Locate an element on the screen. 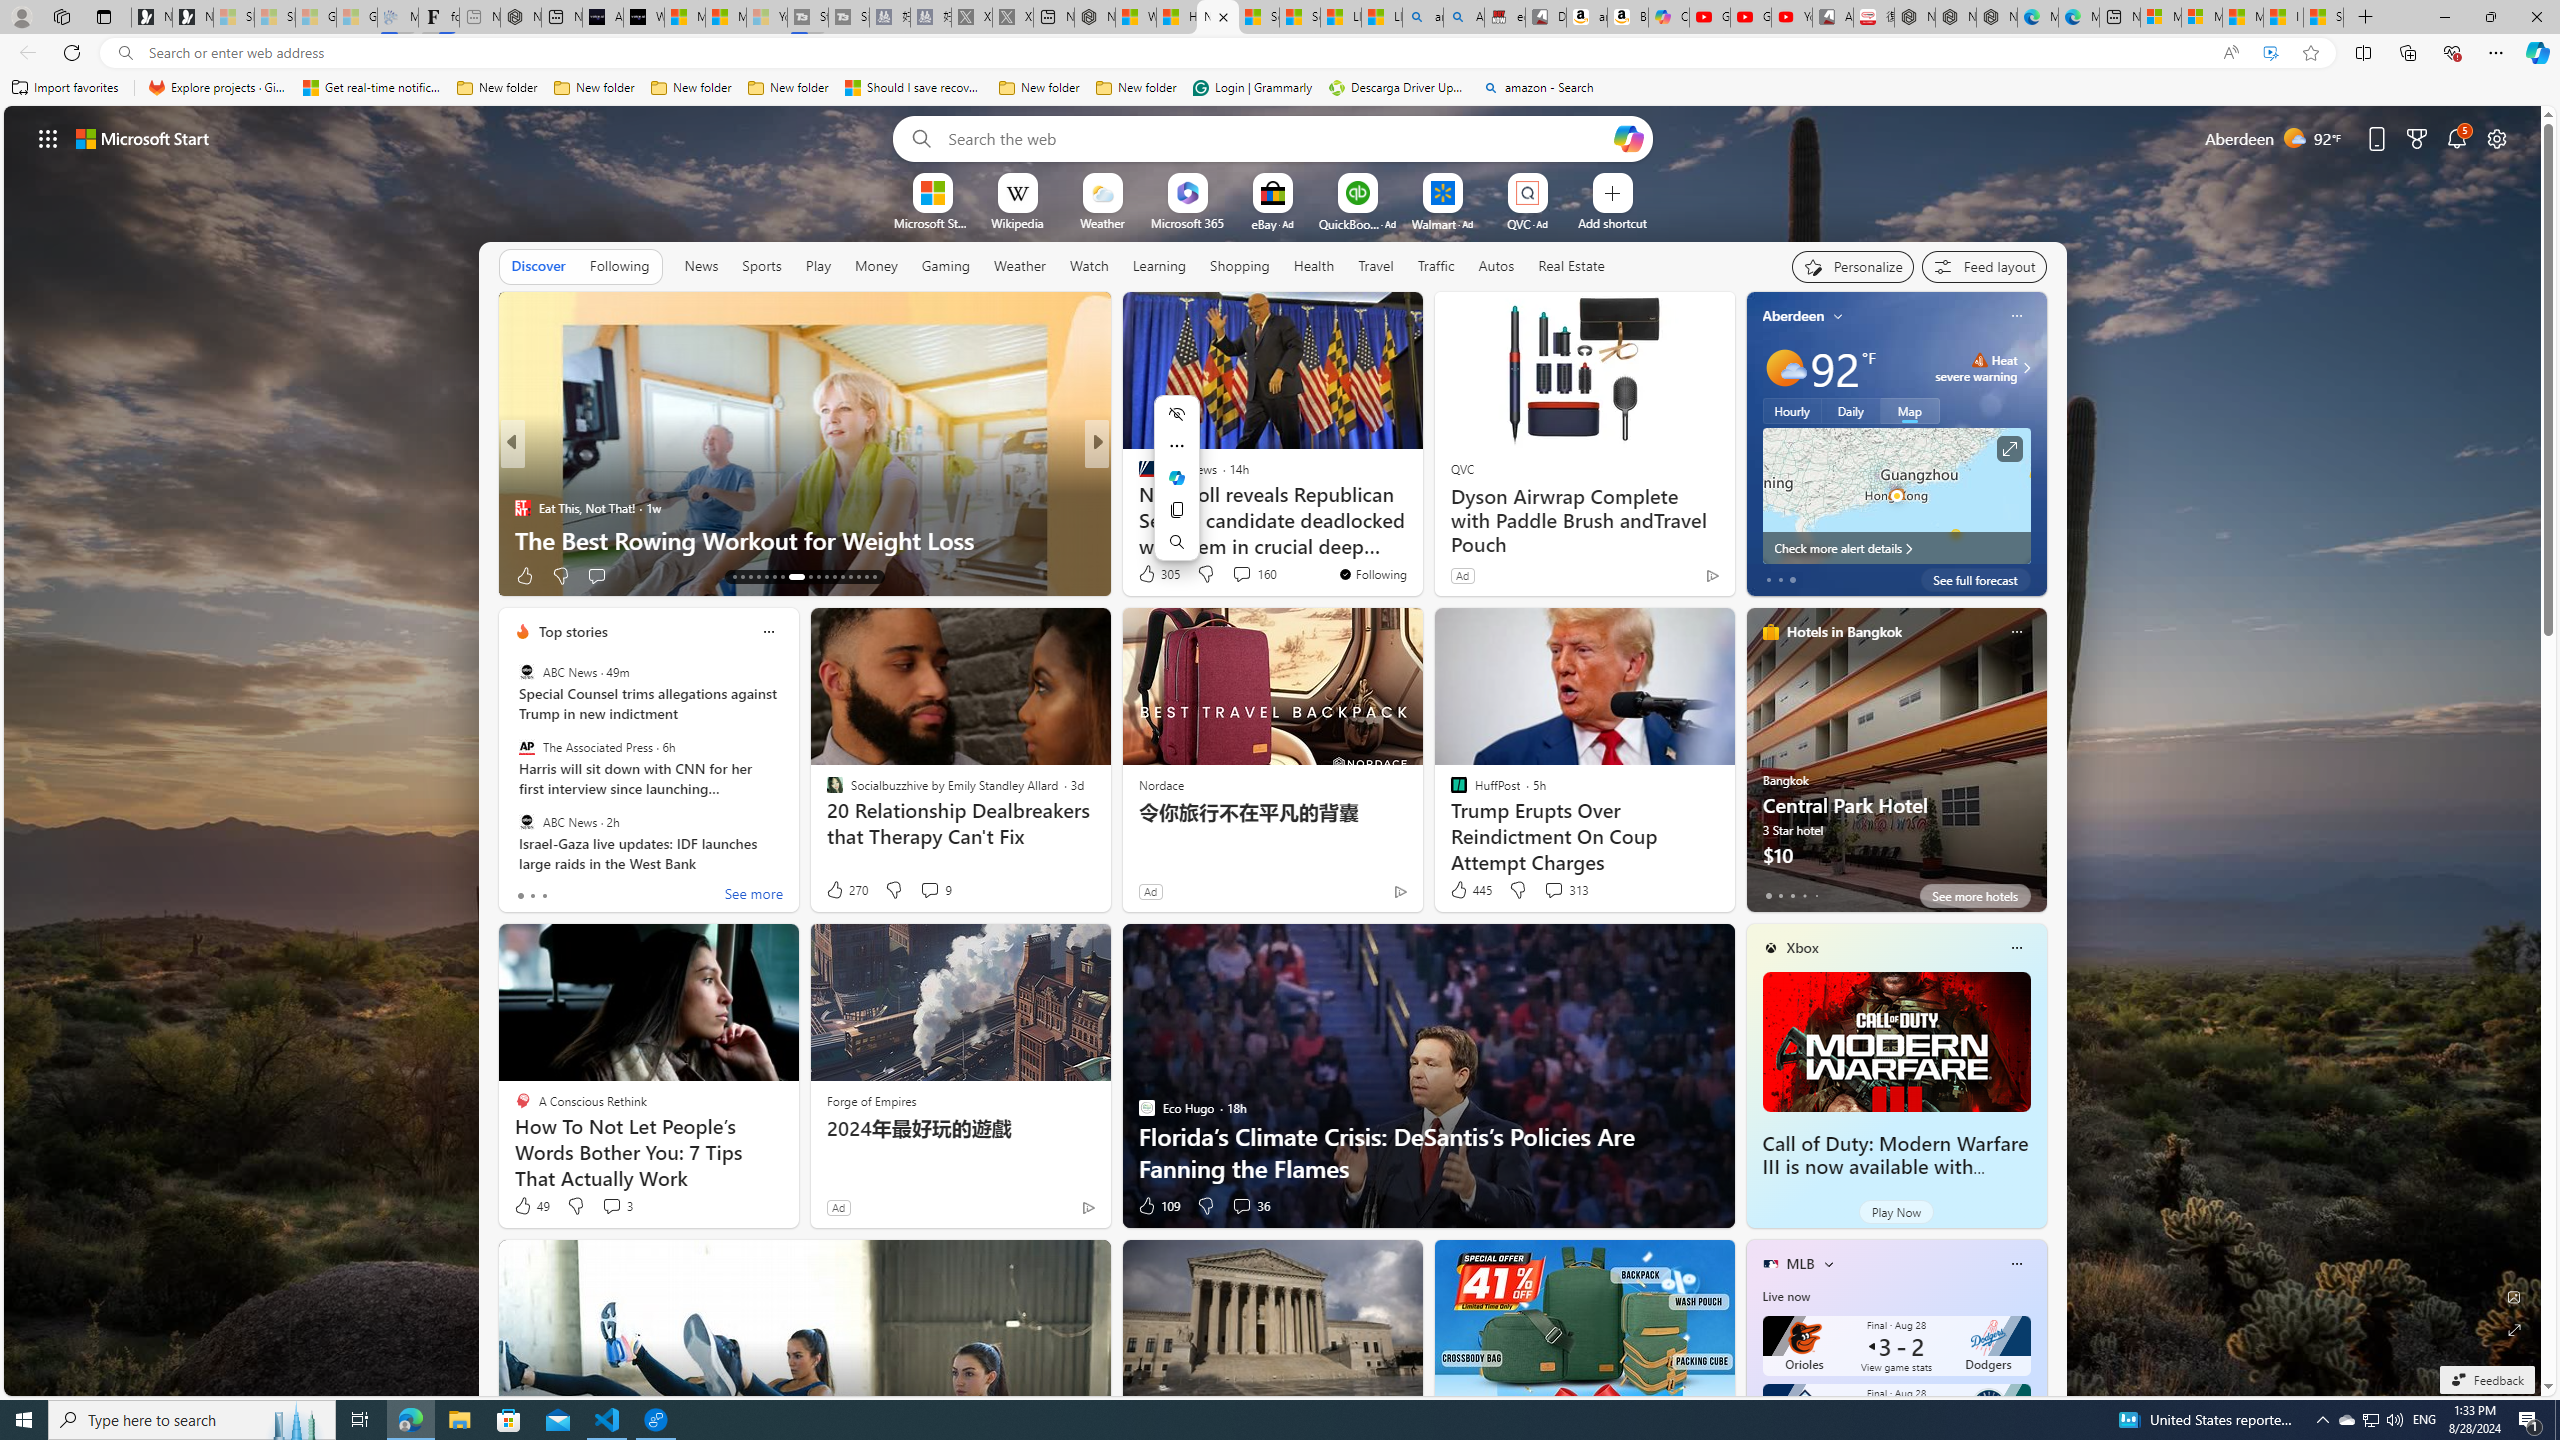 The width and height of the screenshot is (2560, 1440). 'Colin Allred Two Points Behind Ted Cruz in Second Texas Poll' is located at coordinates (1418, 524).